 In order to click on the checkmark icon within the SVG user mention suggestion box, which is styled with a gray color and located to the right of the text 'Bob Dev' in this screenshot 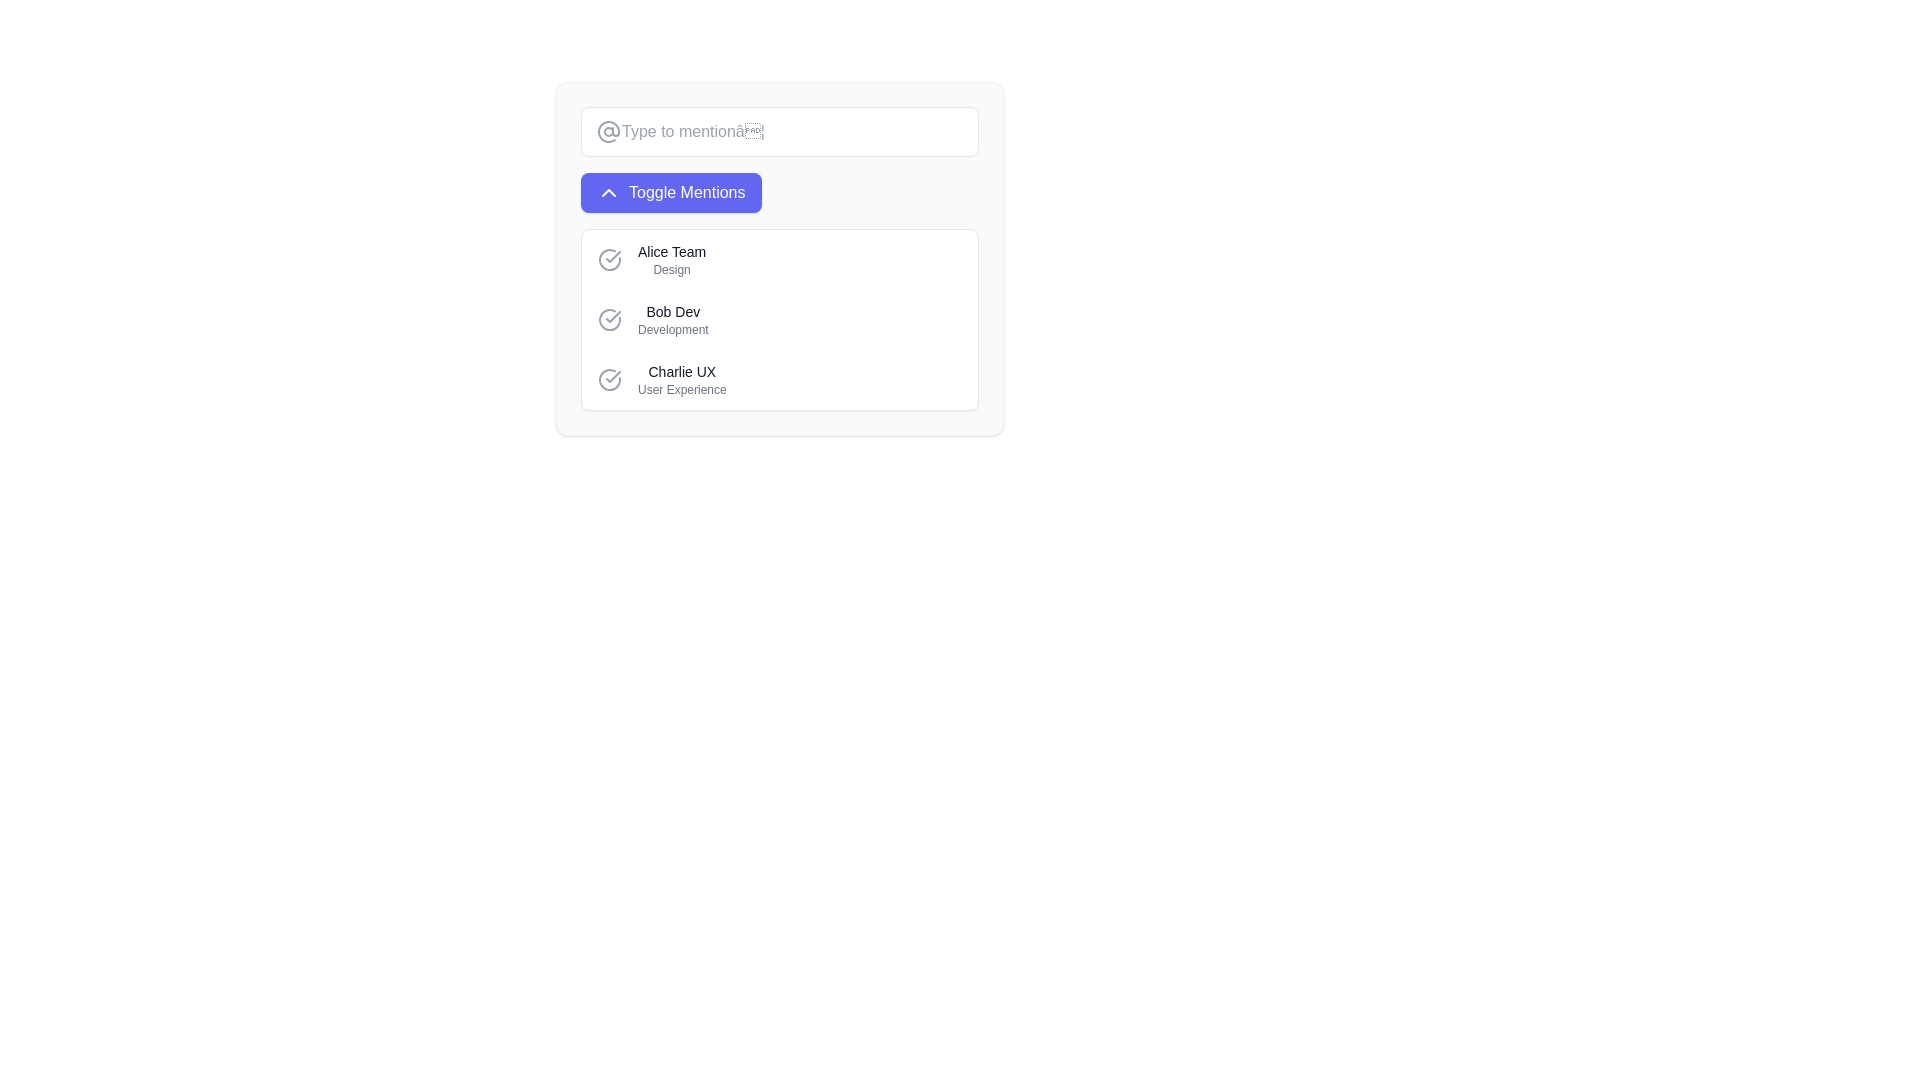, I will do `click(612, 256)`.